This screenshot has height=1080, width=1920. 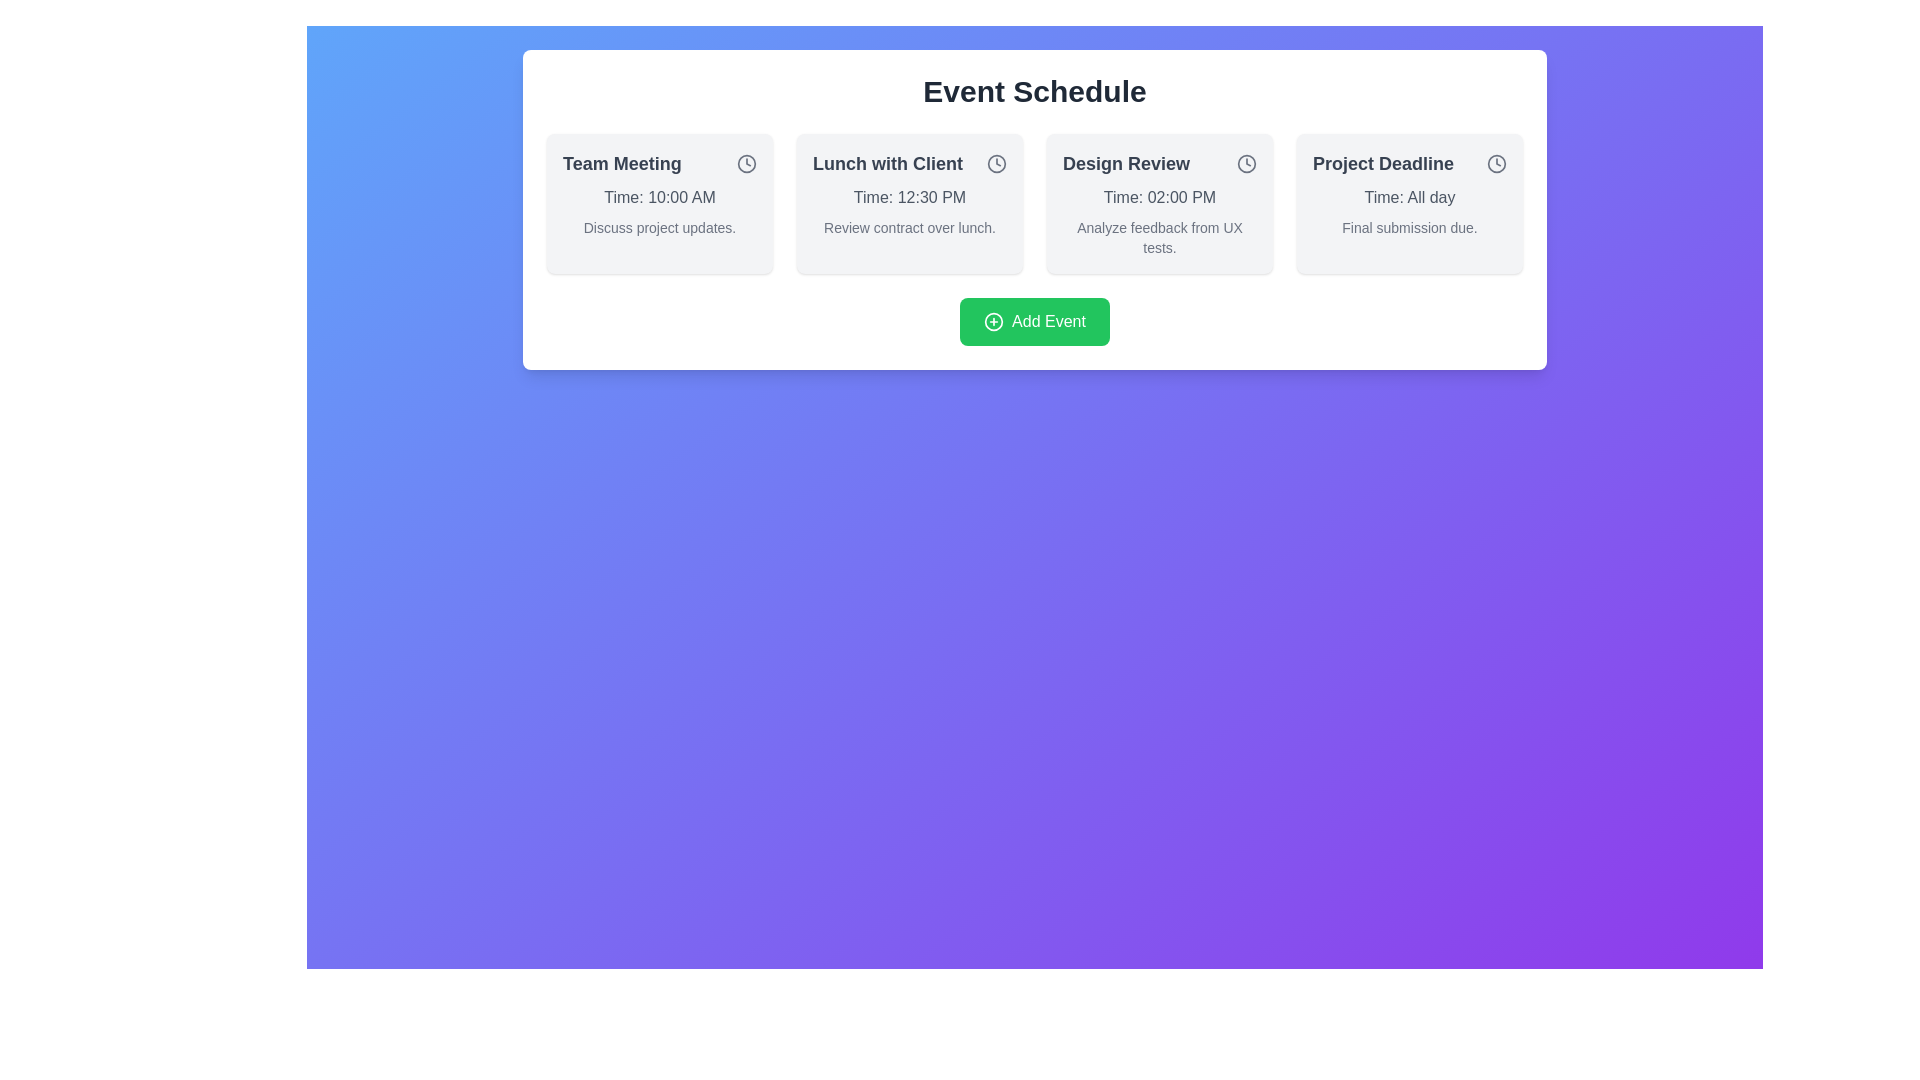 I want to click on the circular icon styled like a clock face, located at the top-right corner of the 'Lunch with Client' event card in the event schedule area, so click(x=997, y=163).